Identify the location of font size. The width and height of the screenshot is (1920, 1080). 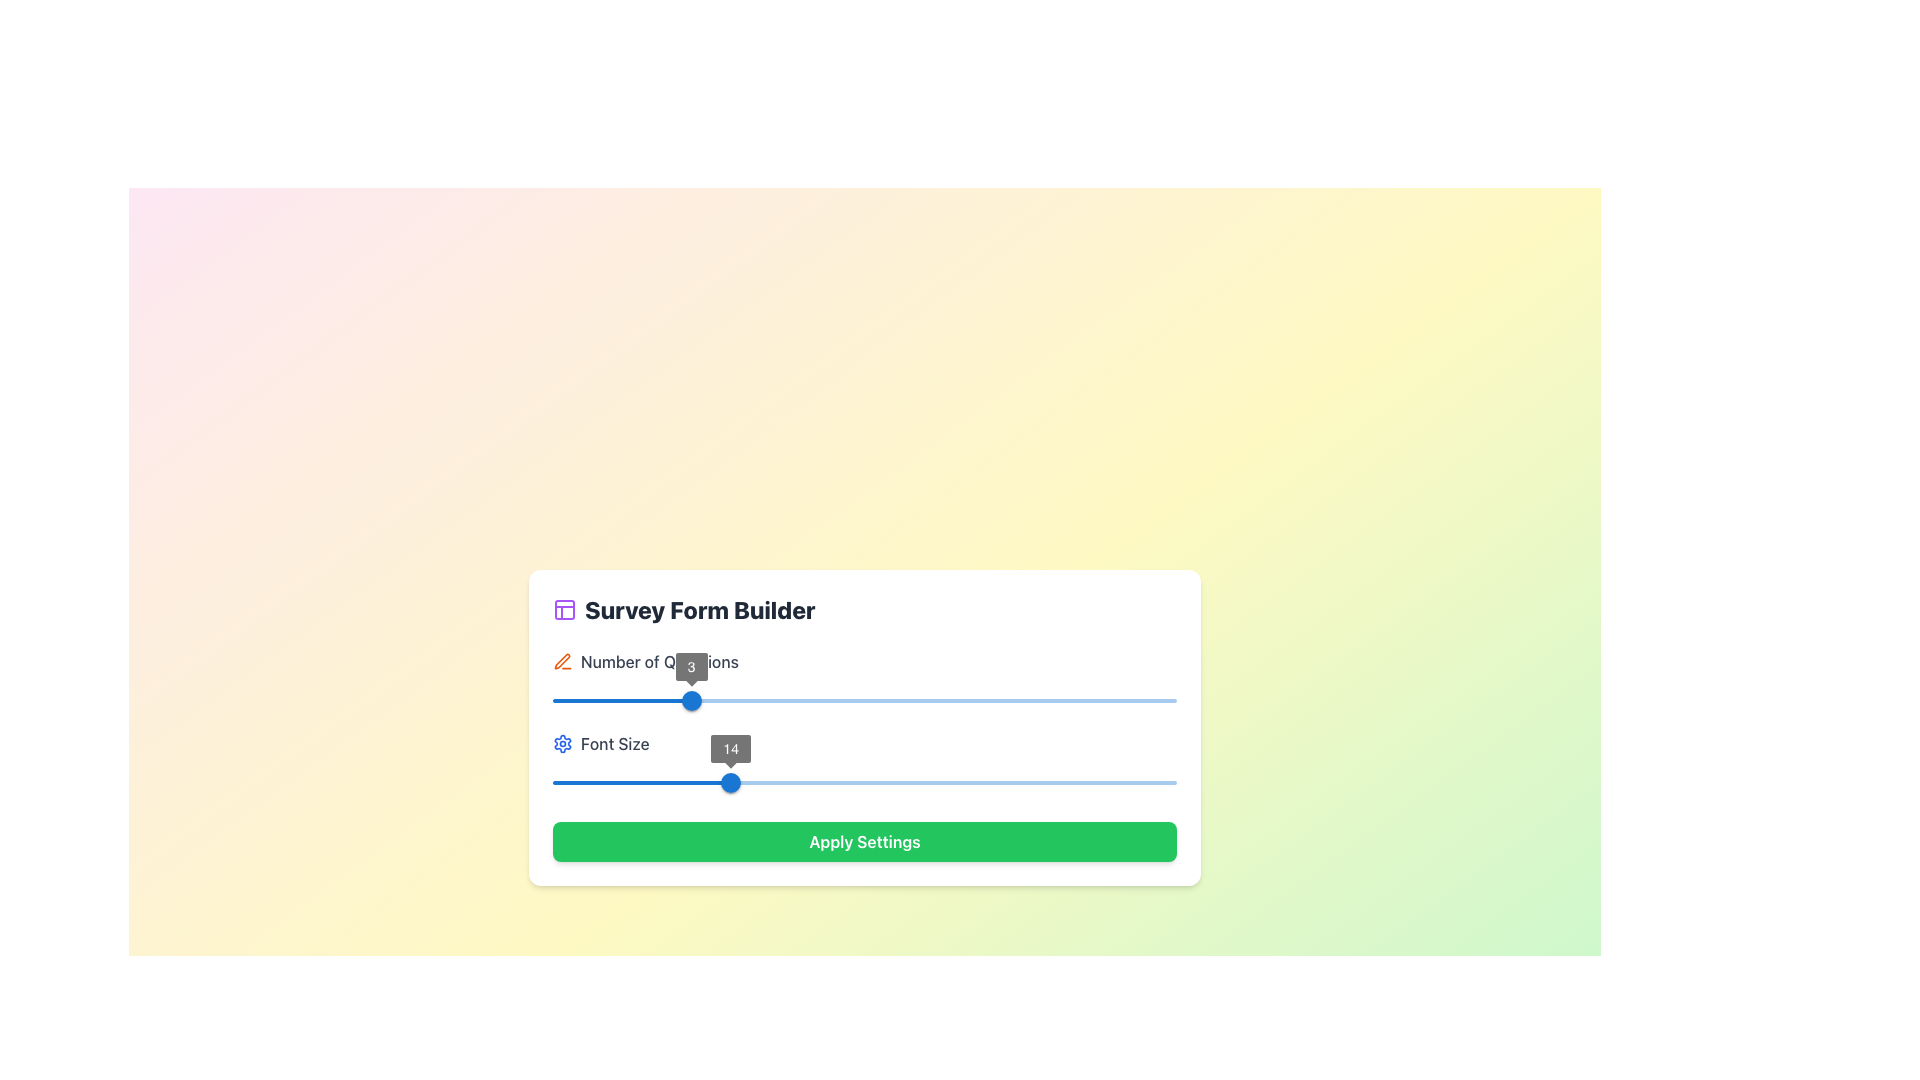
(882, 782).